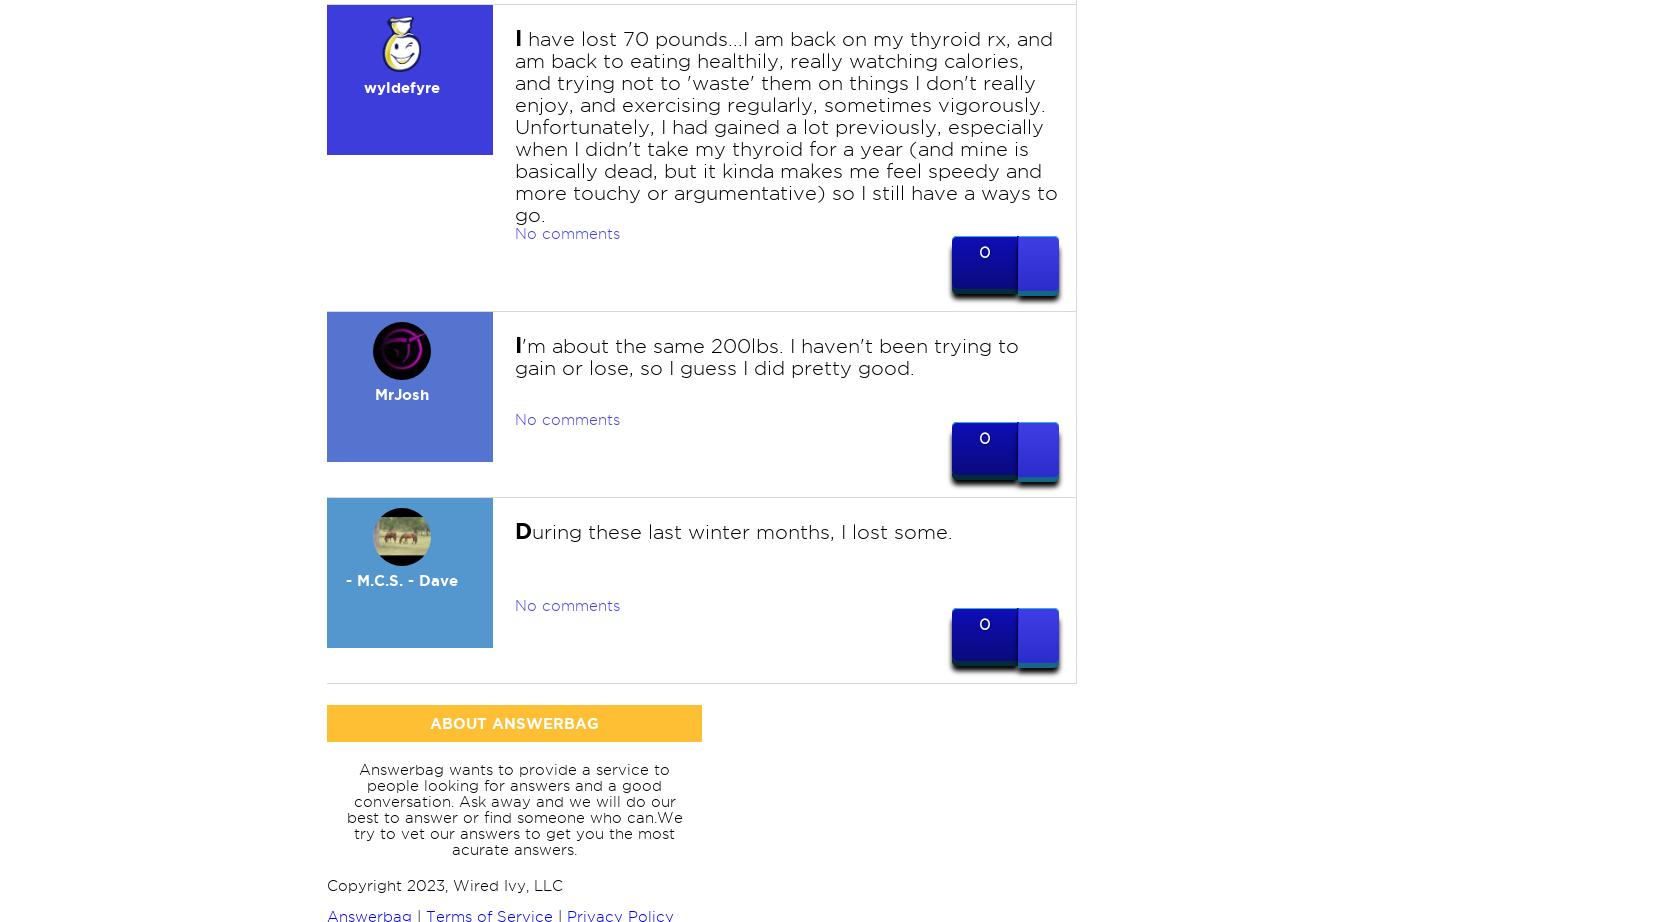 The height and width of the screenshot is (922, 1654). What do you see at coordinates (741, 531) in the screenshot?
I see `'uring these last winter months, I lost some.'` at bounding box center [741, 531].